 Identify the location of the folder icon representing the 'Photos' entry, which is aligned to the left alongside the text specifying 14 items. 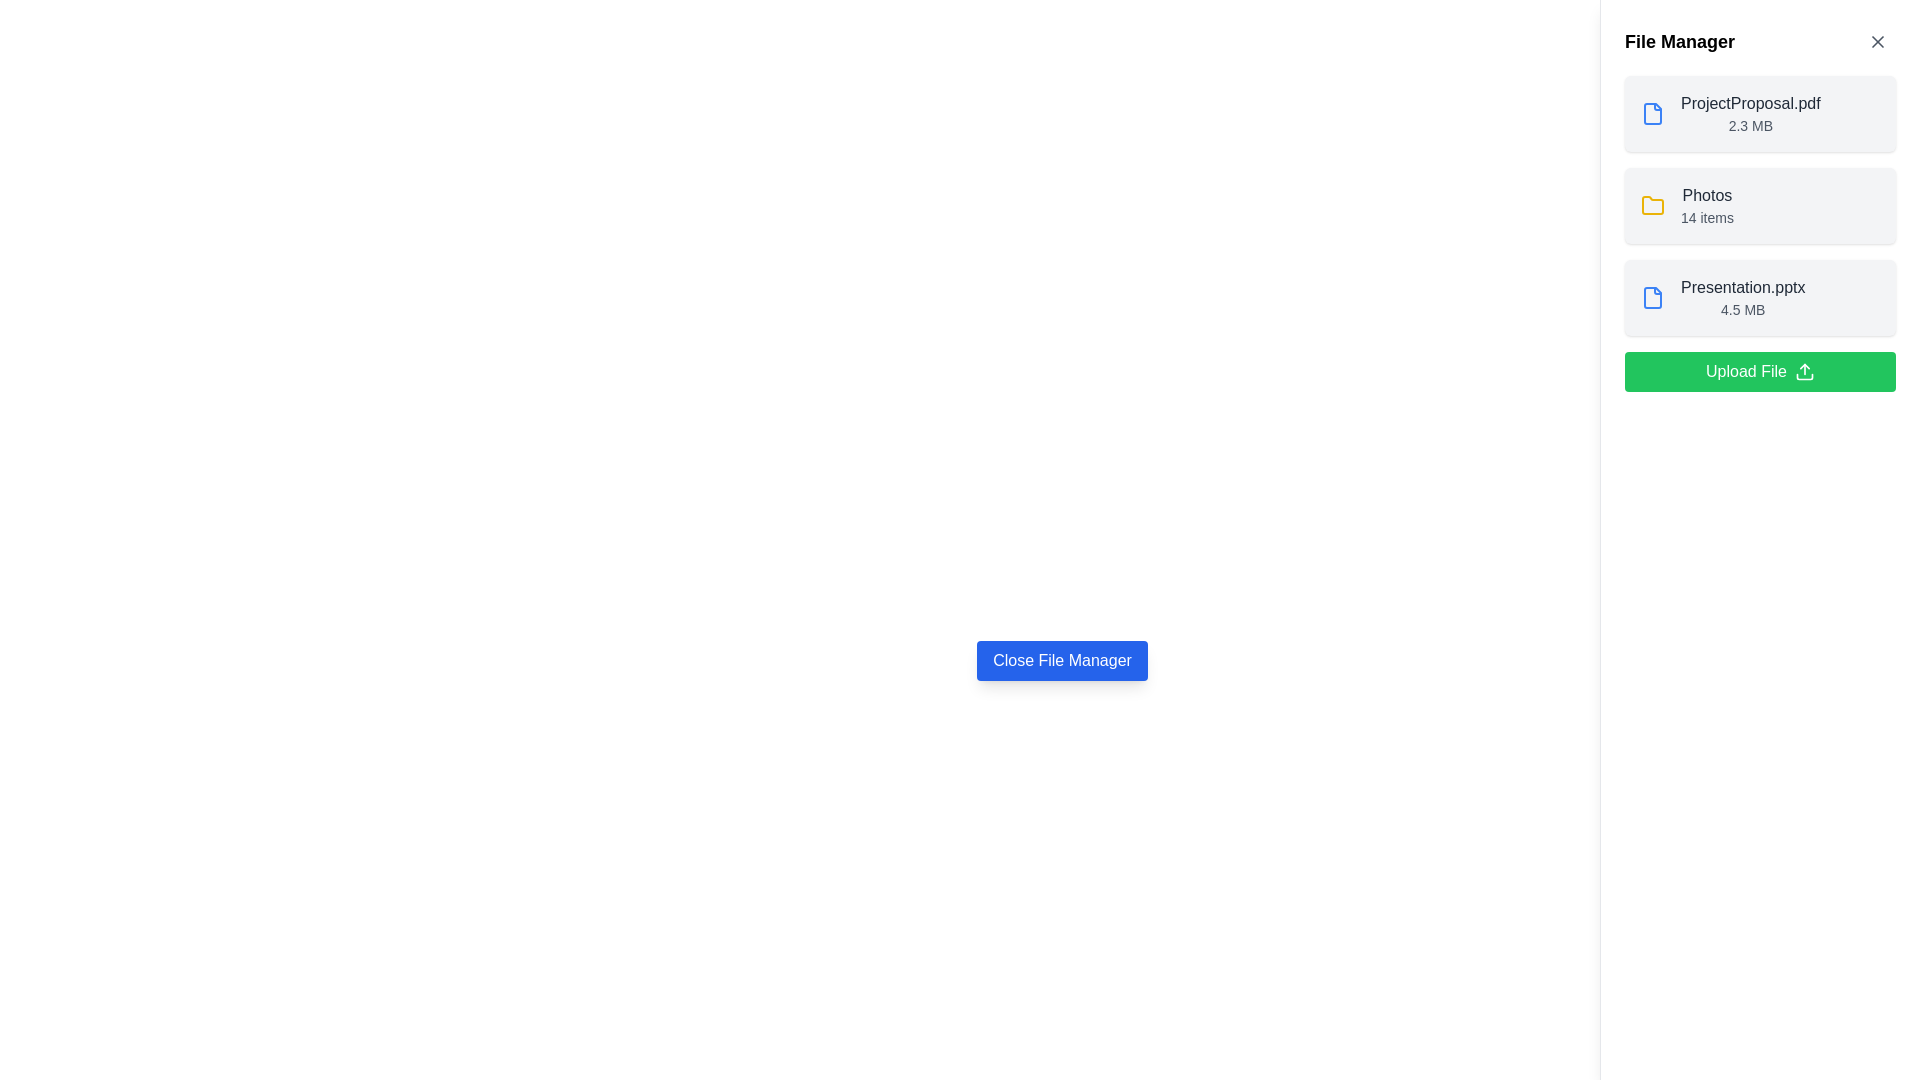
(1652, 205).